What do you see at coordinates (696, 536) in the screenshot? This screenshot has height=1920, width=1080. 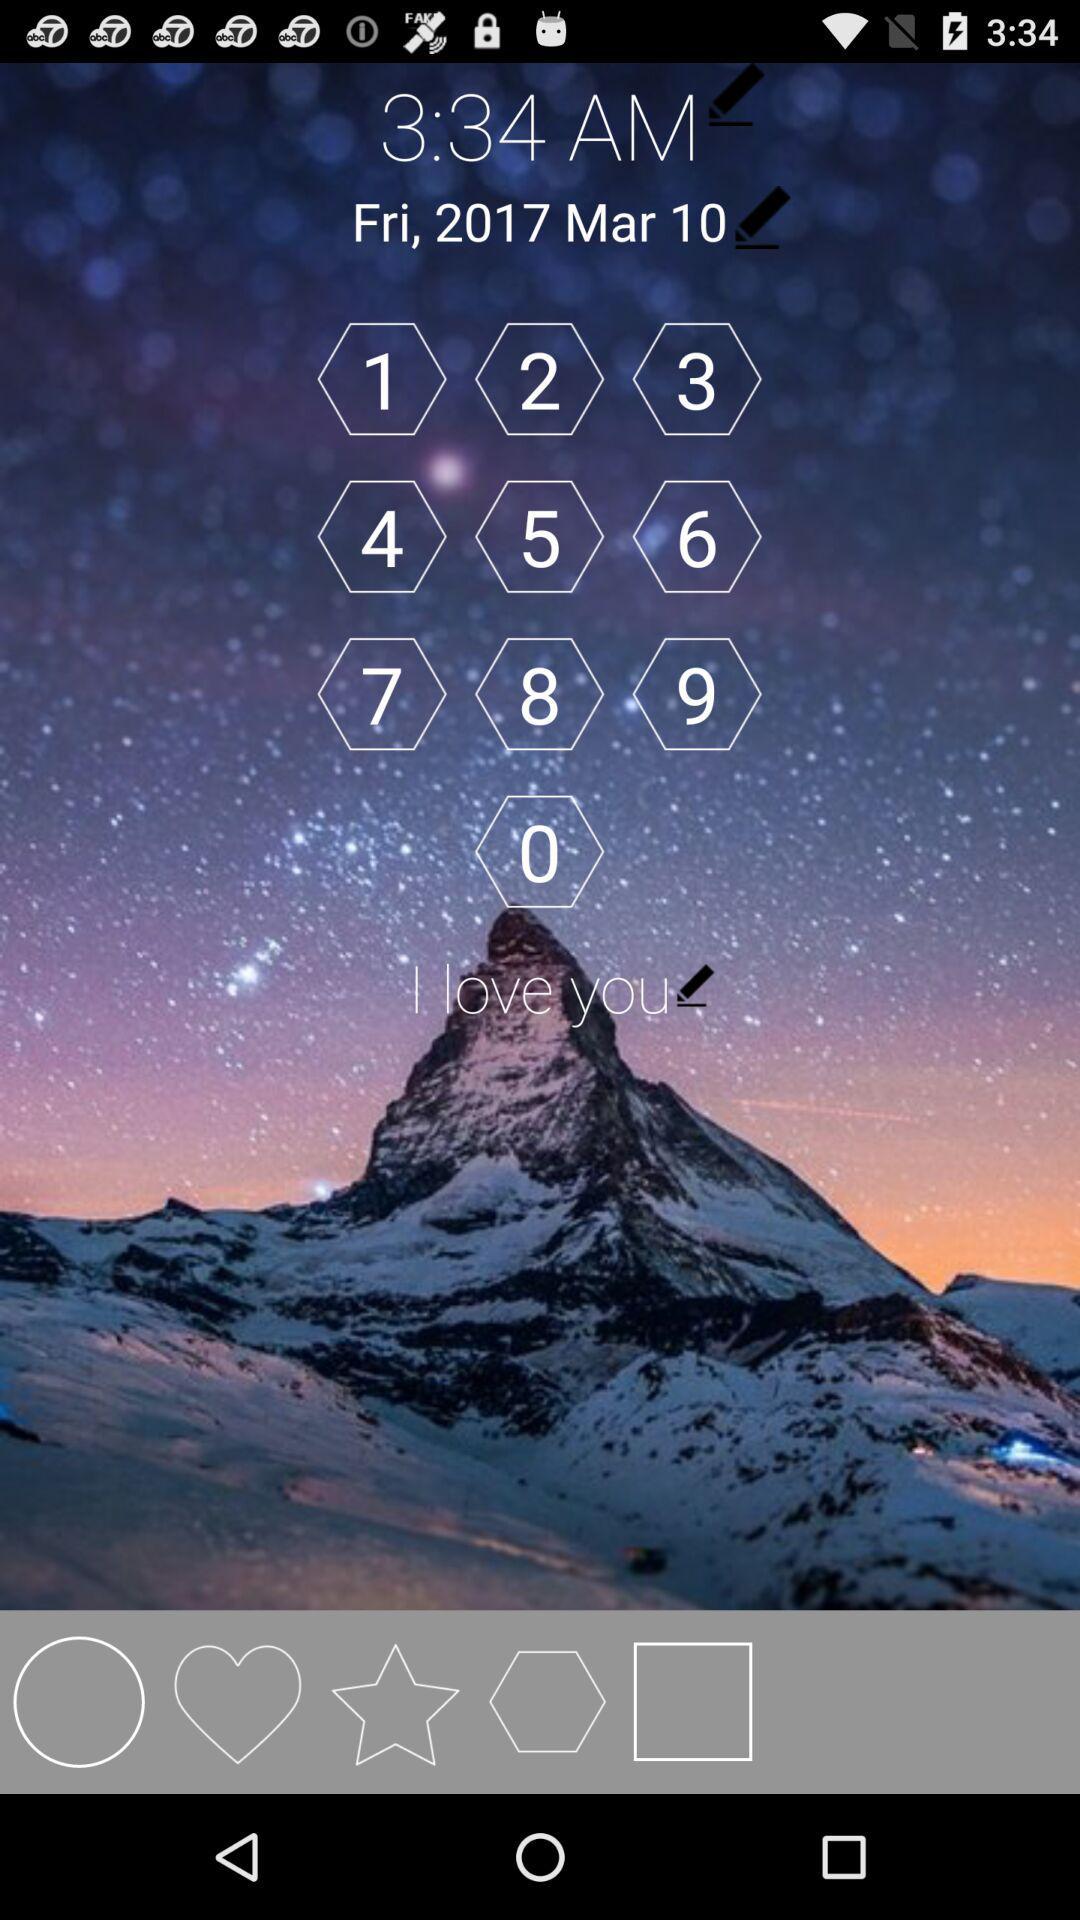 I see `6` at bounding box center [696, 536].